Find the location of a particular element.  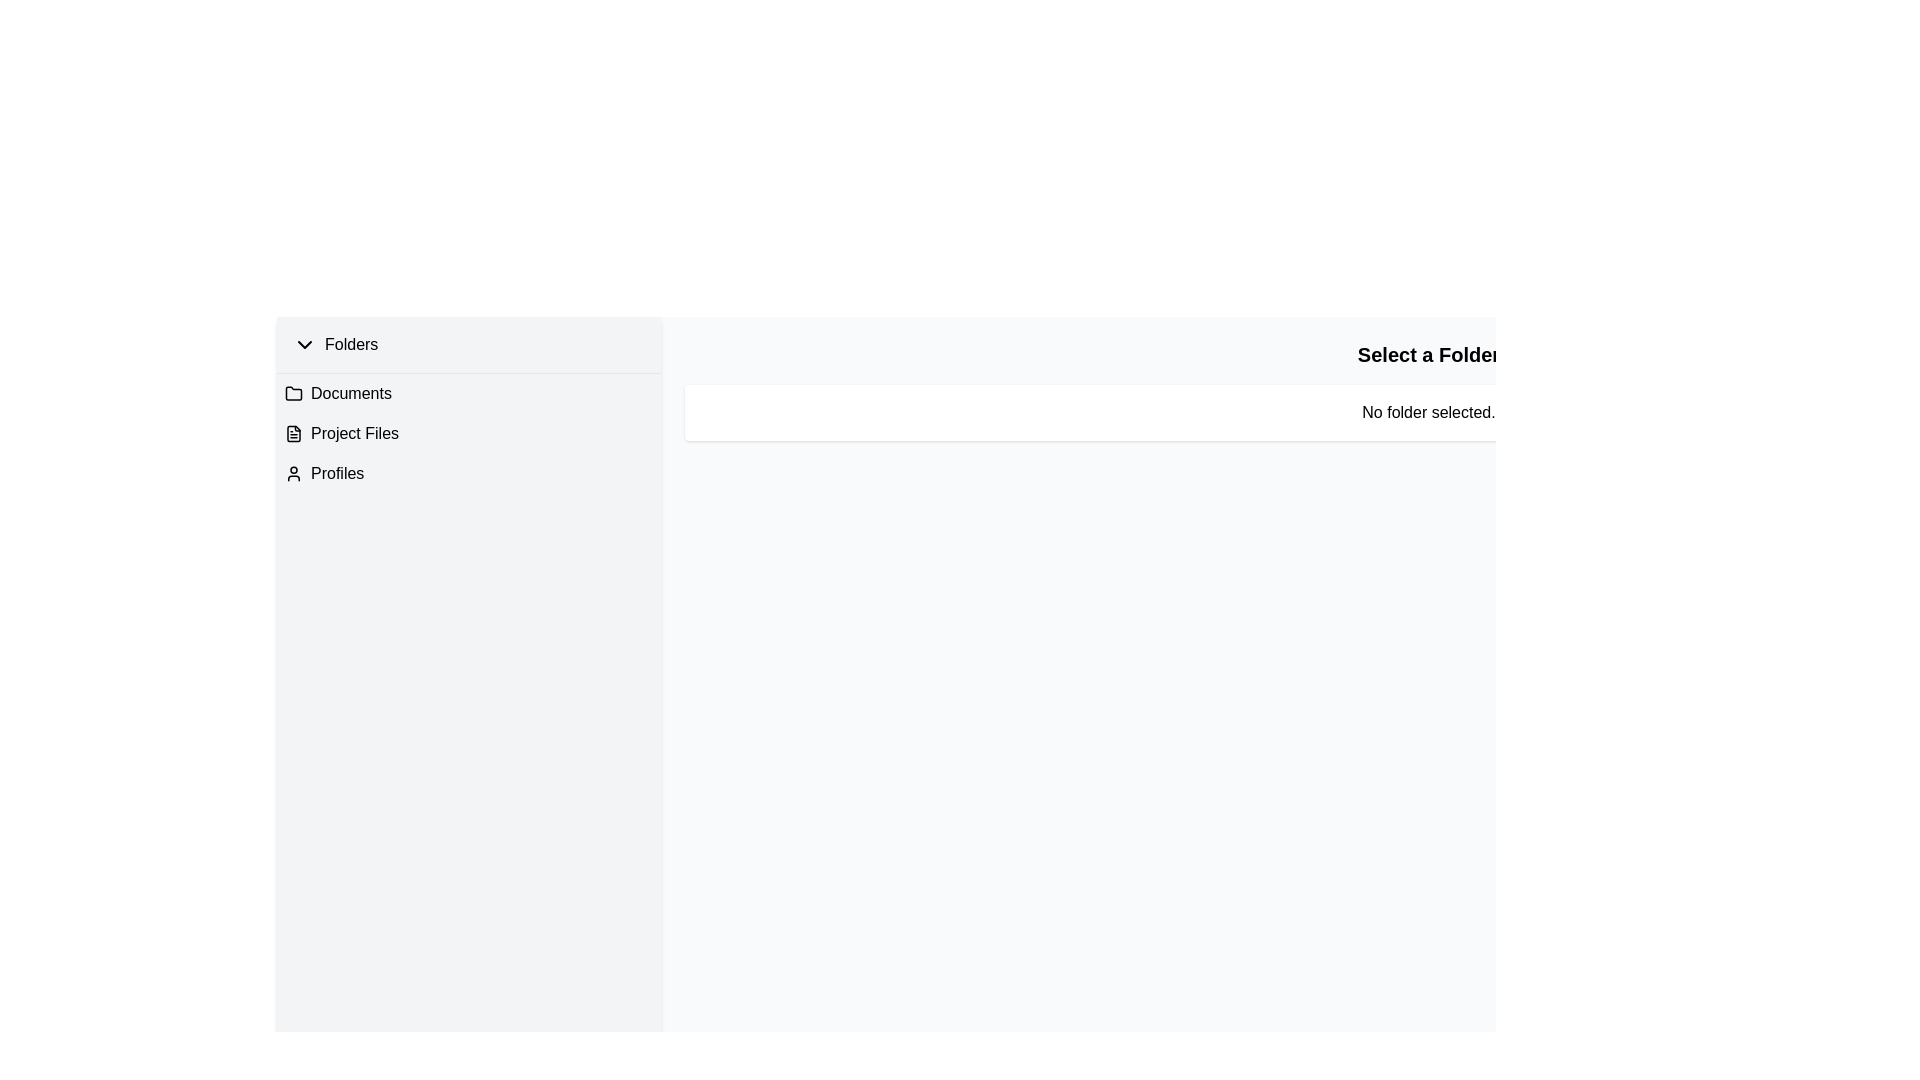

the first clickable list item in the left sidebar is located at coordinates (468, 393).